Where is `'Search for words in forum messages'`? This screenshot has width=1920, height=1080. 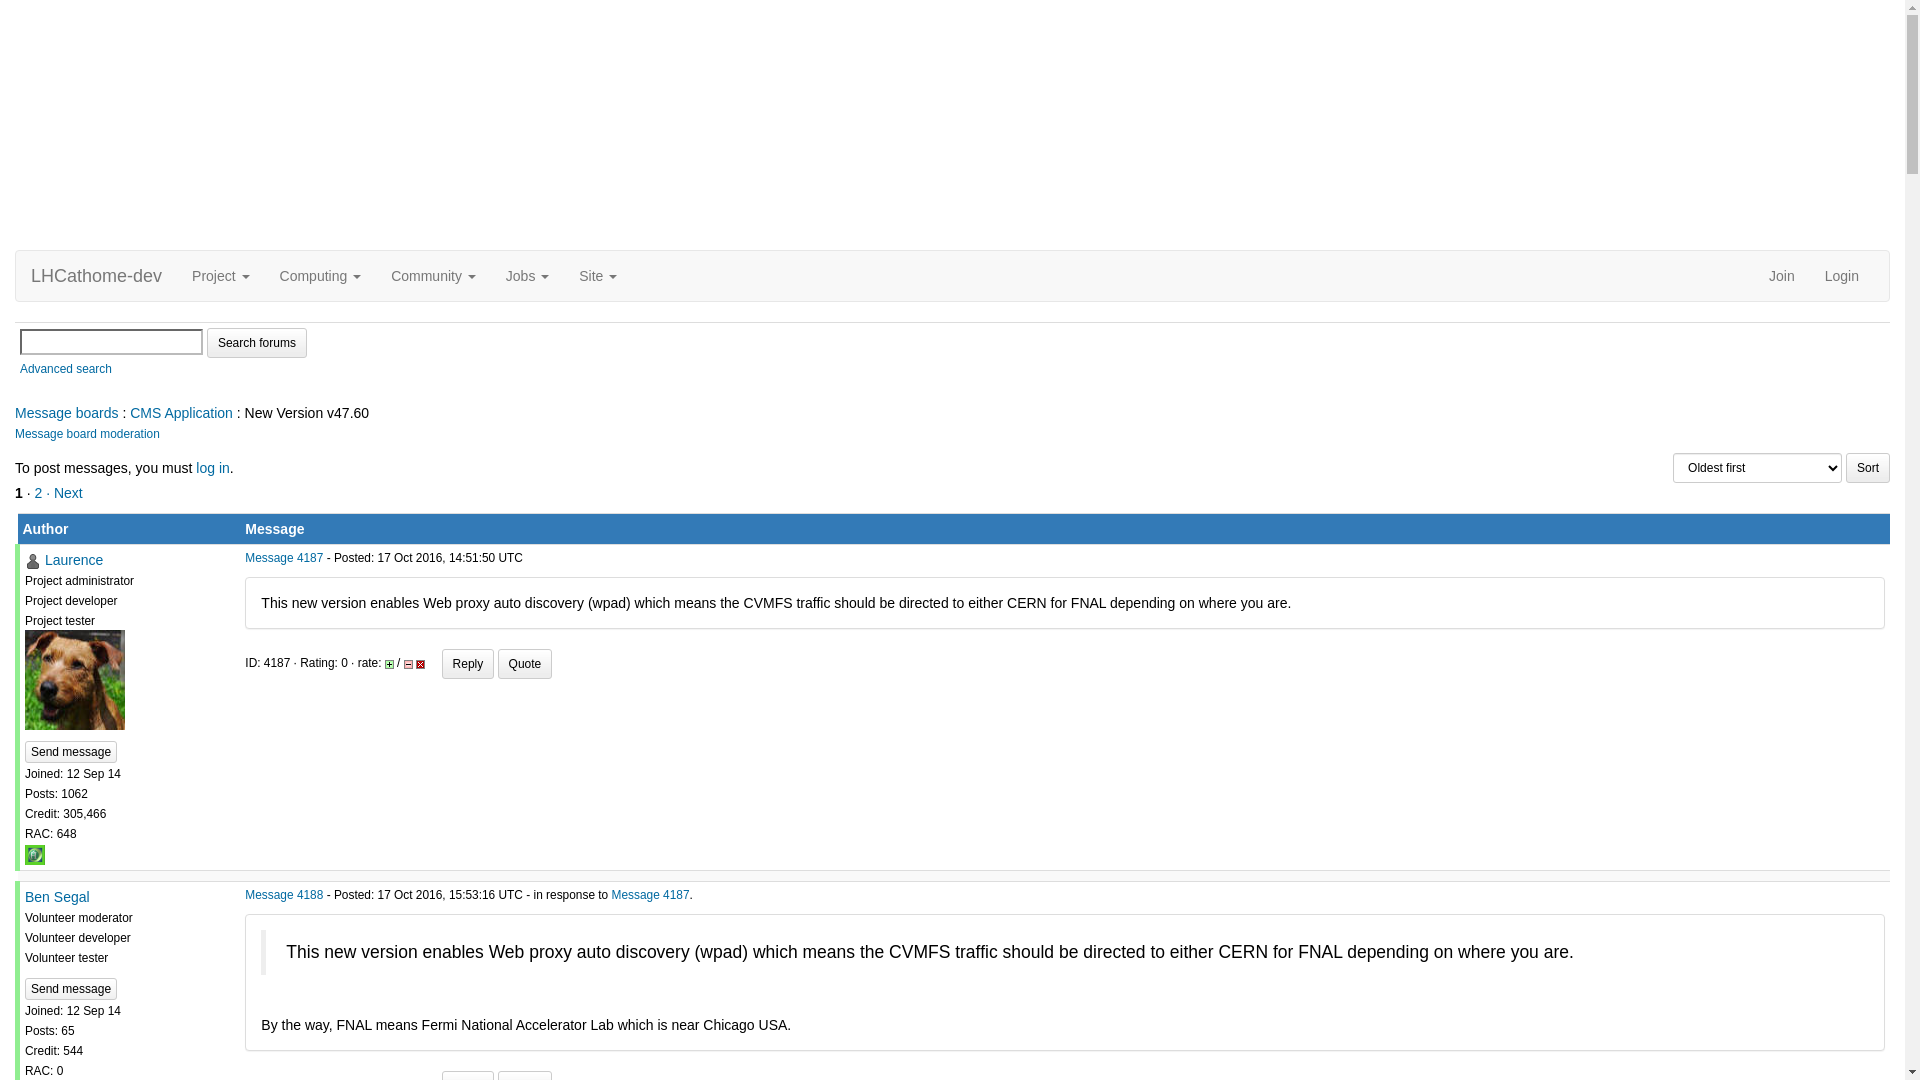
'Search for words in forum messages' is located at coordinates (256, 342).